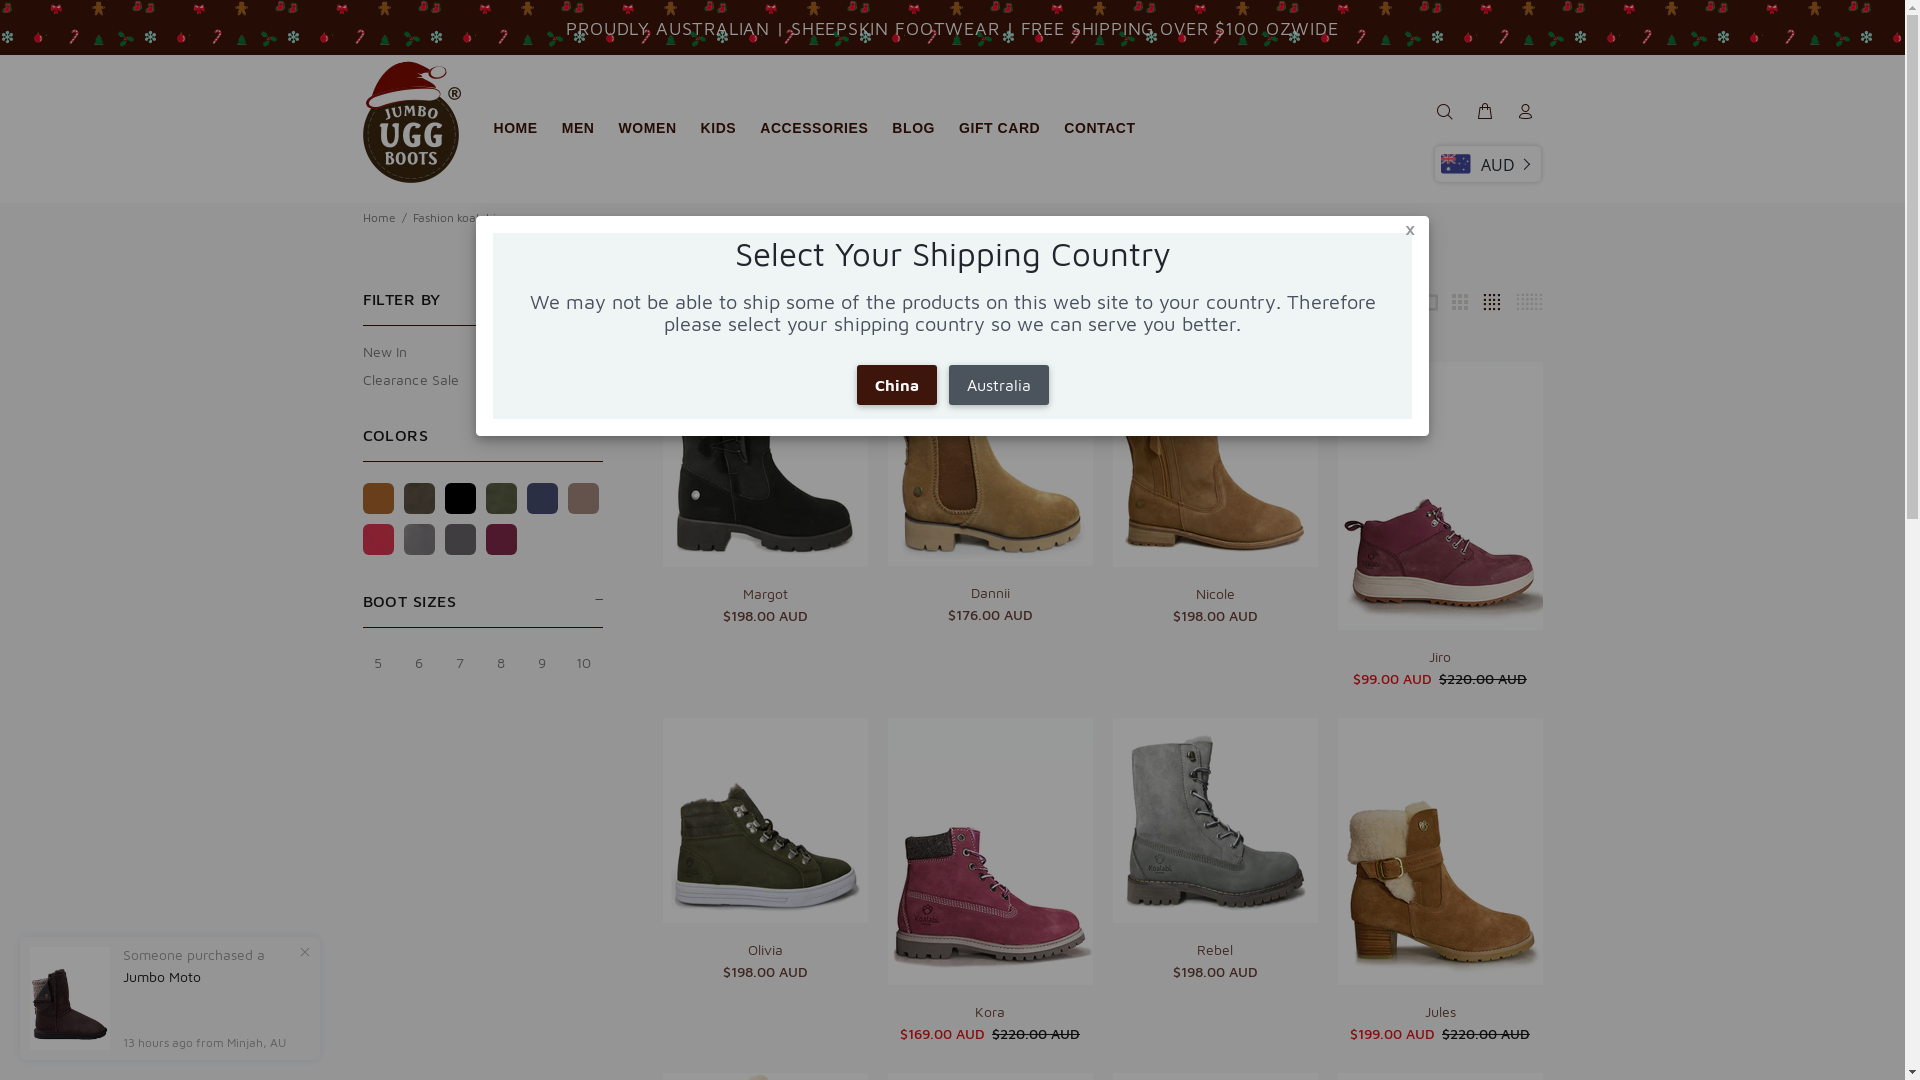 This screenshot has width=1920, height=1080. Describe the element at coordinates (855, 385) in the screenshot. I see `'China'` at that location.